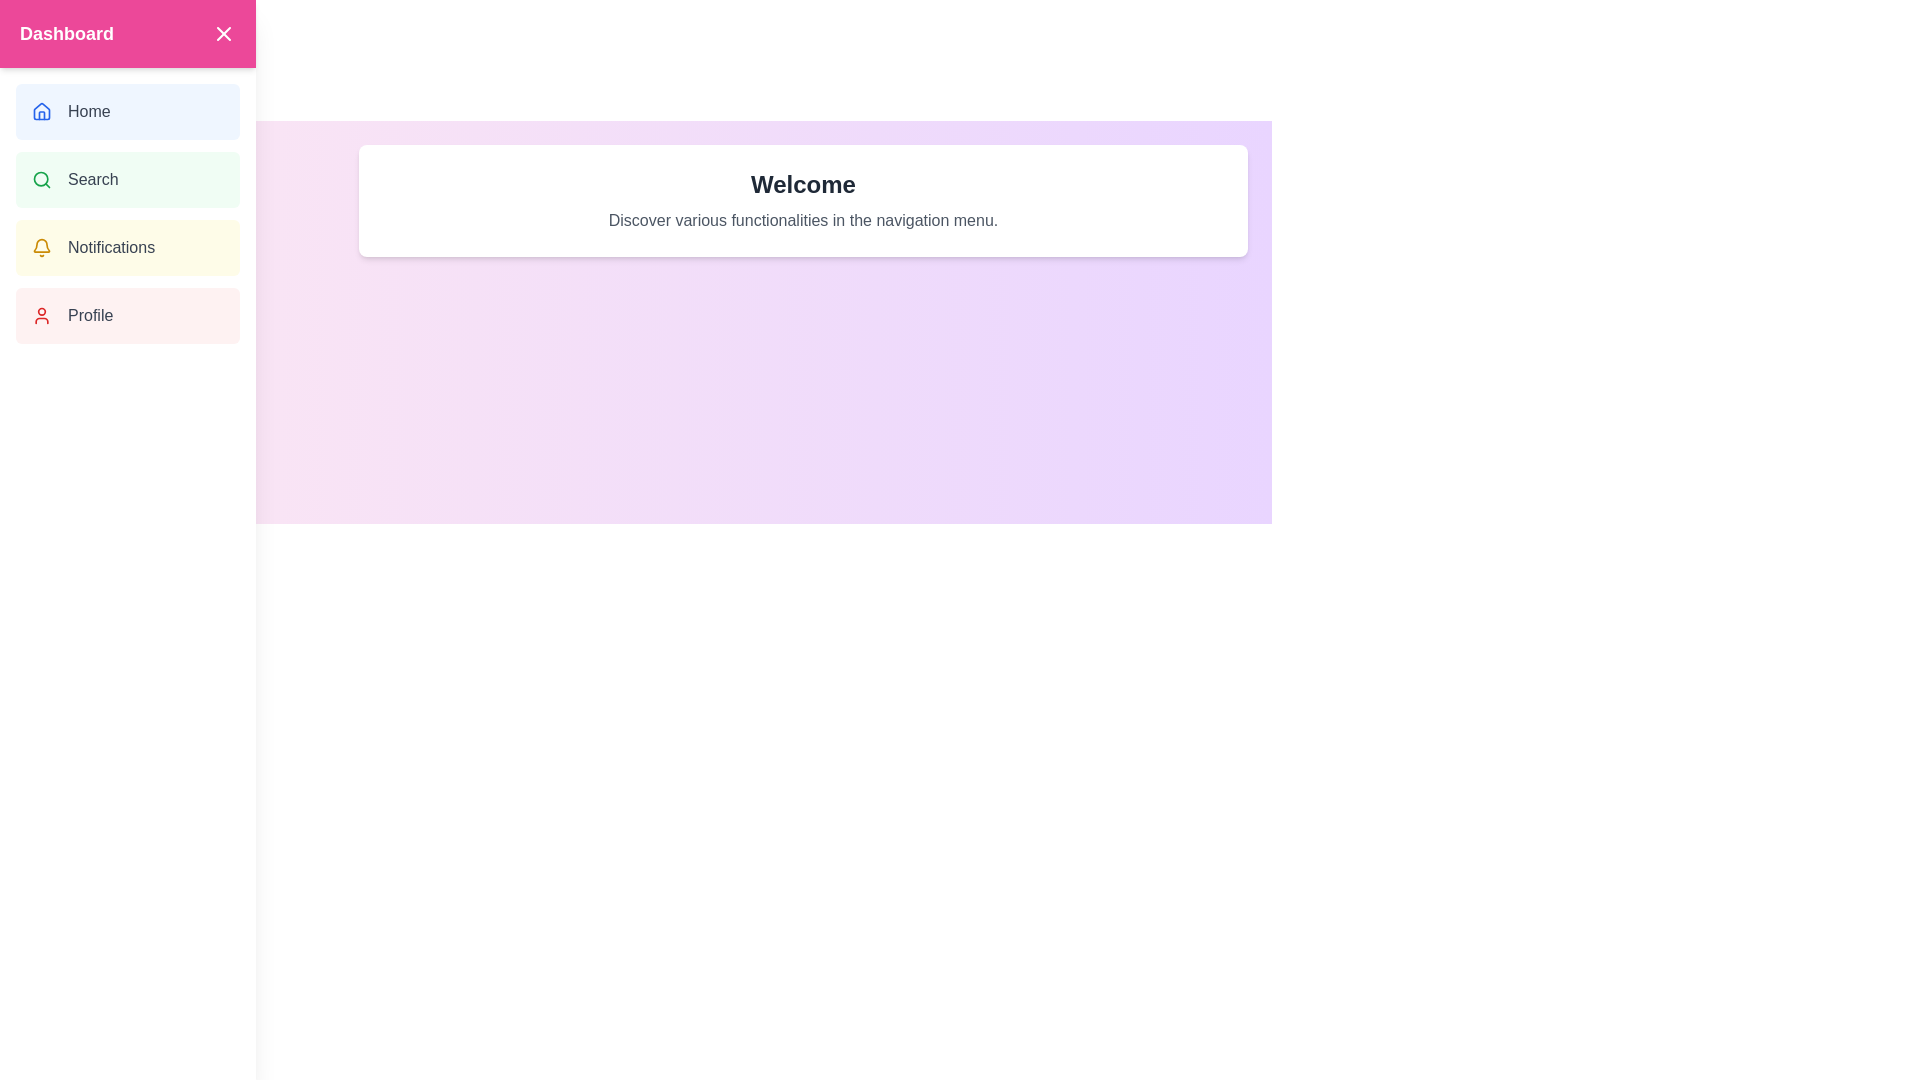 The image size is (1920, 1080). What do you see at coordinates (803, 185) in the screenshot?
I see `the 'Welcome' text label, which is bold, large, and dark gray, located at the top of a white card with rounded corners` at bounding box center [803, 185].